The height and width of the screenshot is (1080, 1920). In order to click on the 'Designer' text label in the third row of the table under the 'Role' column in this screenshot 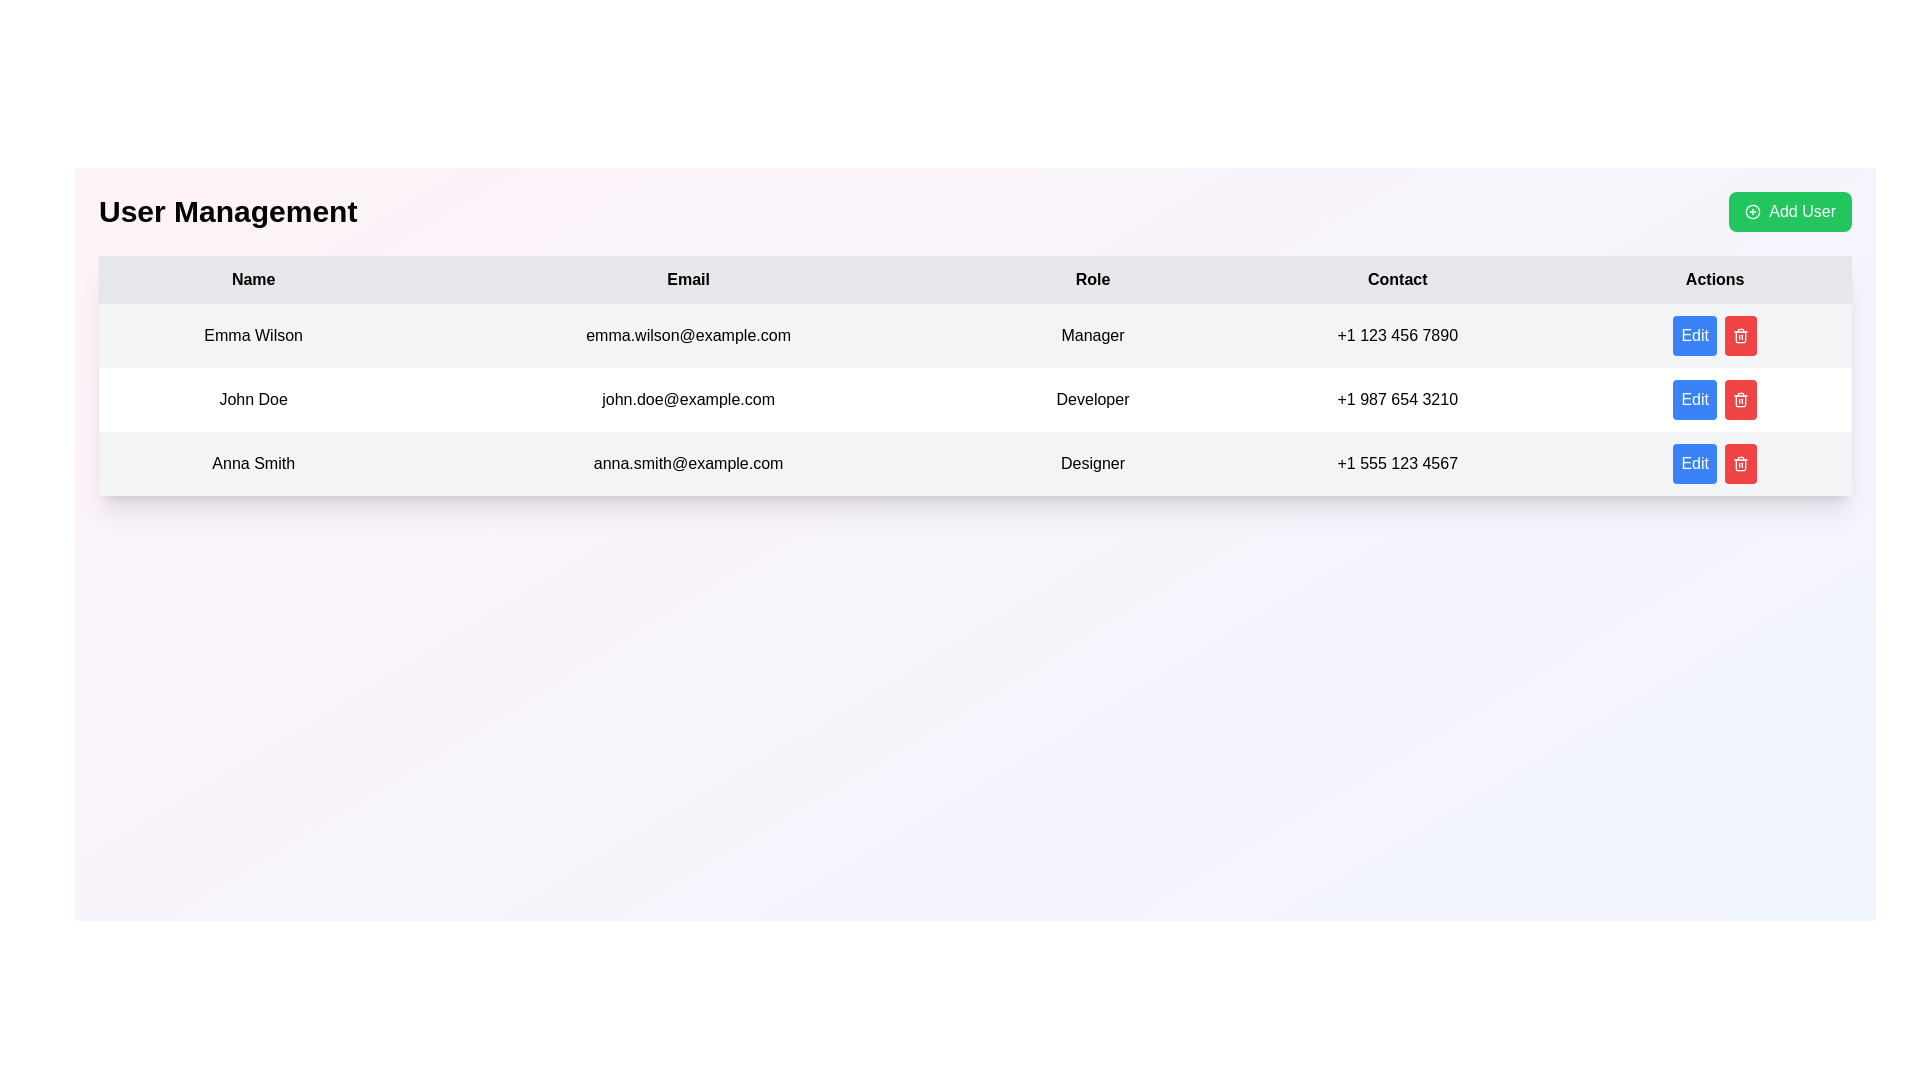, I will do `click(1092, 463)`.